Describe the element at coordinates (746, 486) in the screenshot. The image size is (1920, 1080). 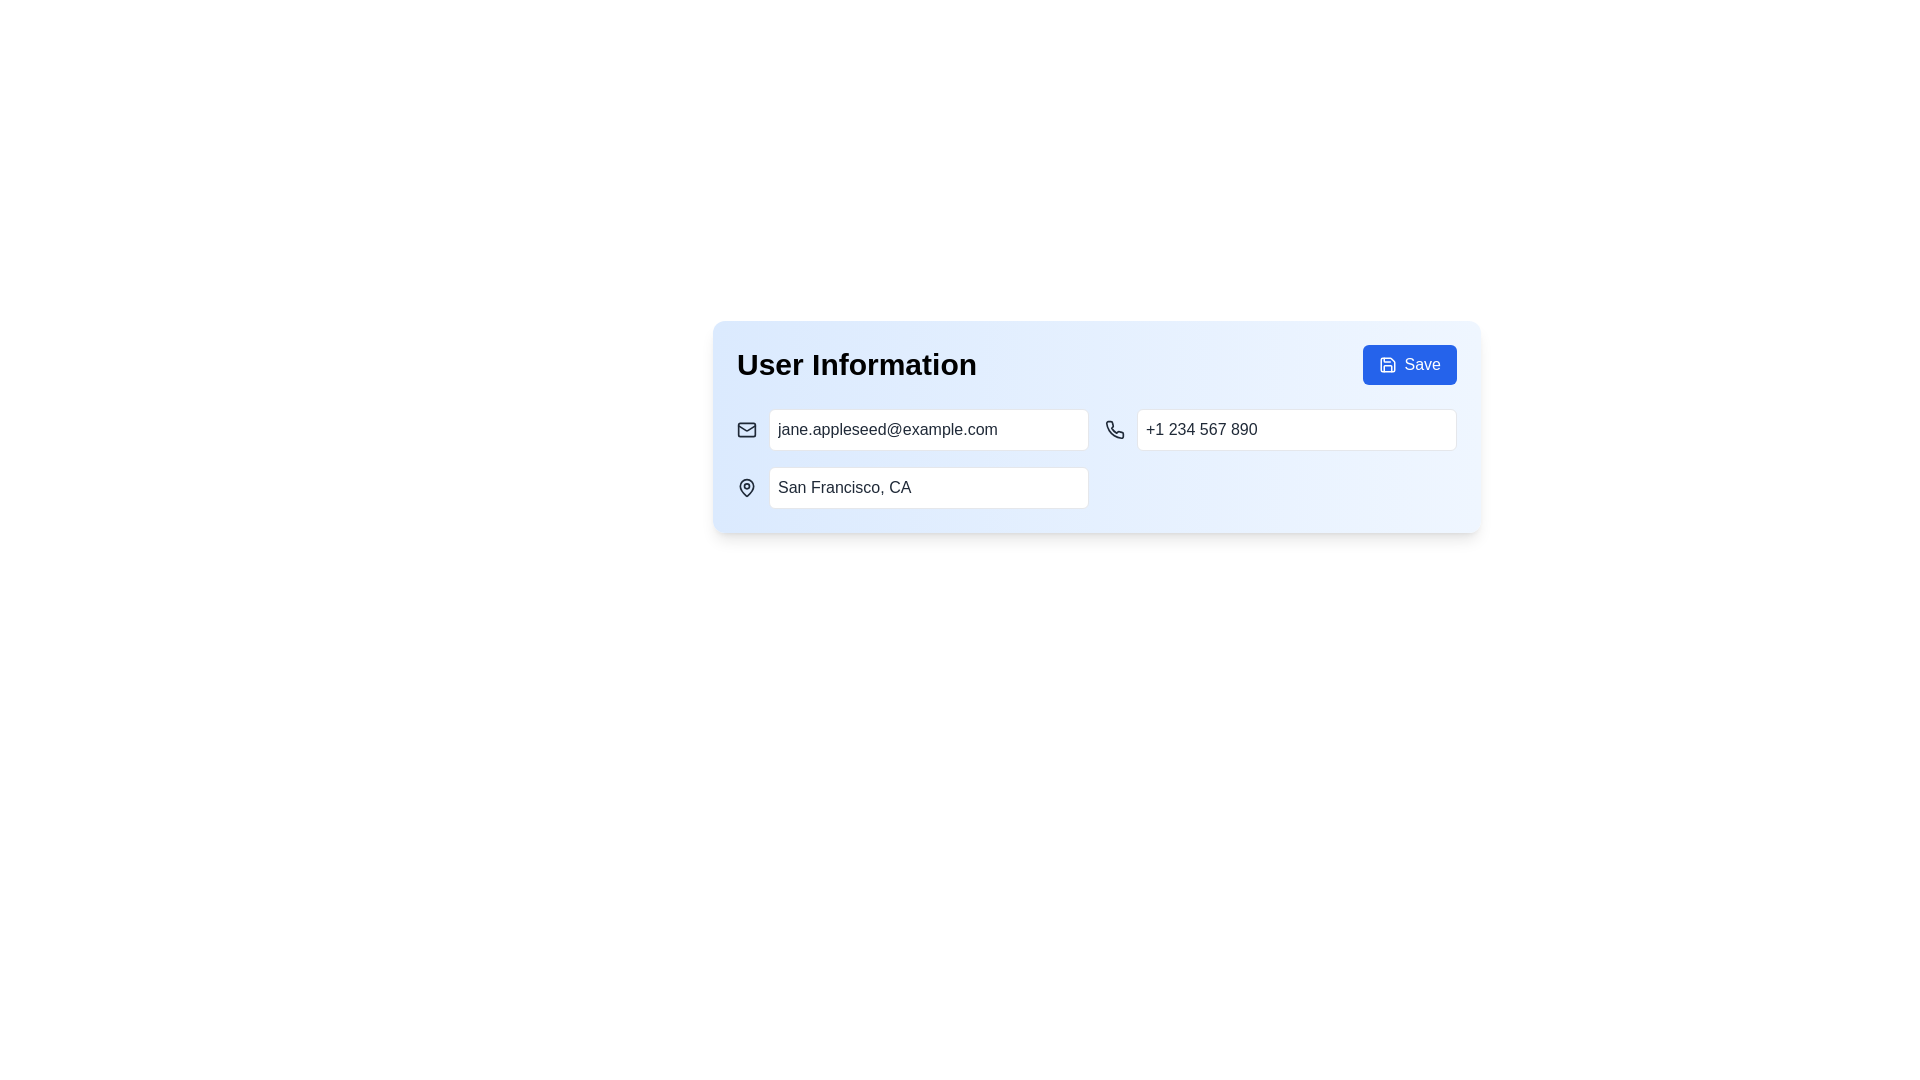
I see `the leftmost icon in the 'User Information' section, which is located to the left of the 'San Francisco, CA' text input field` at that location.